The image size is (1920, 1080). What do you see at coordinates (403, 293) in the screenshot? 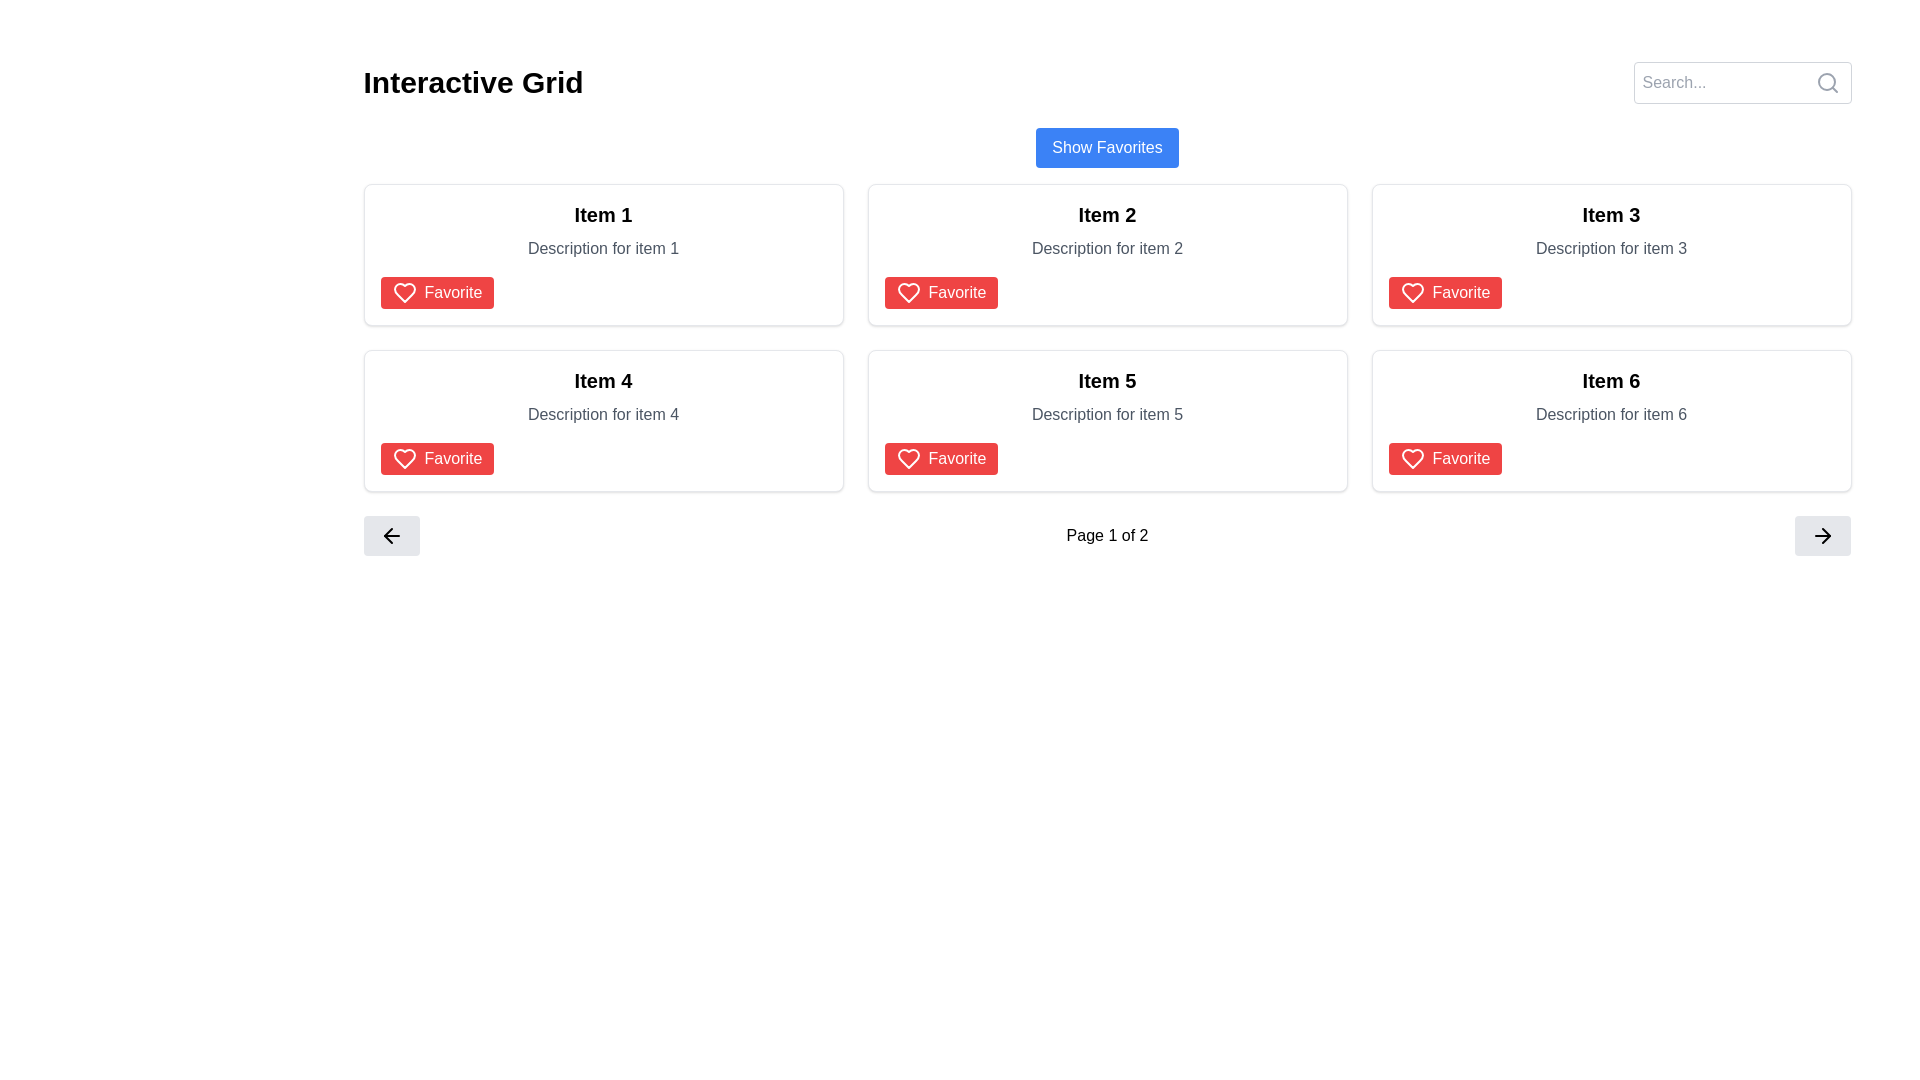
I see `the heart-shaped icon with a red fill and white stroke located inside the 'Favorite' button at the bottom-left corner of the grid card for 'Item 1'` at bounding box center [403, 293].